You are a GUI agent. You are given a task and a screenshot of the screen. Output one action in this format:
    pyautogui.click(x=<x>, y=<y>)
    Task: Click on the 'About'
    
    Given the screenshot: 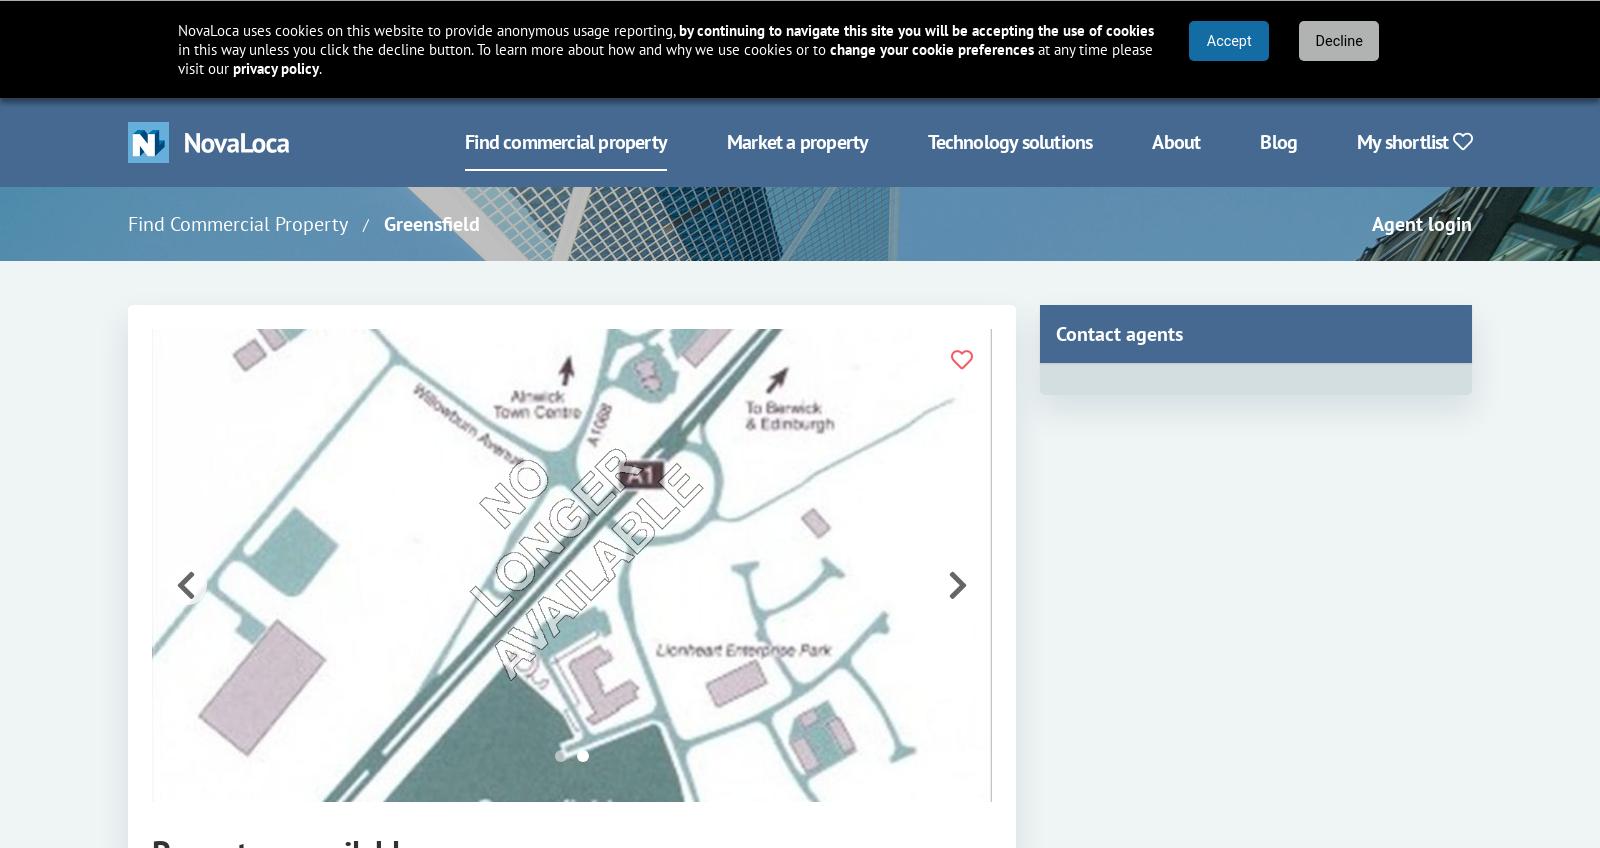 What is the action you would take?
    pyautogui.click(x=1152, y=140)
    